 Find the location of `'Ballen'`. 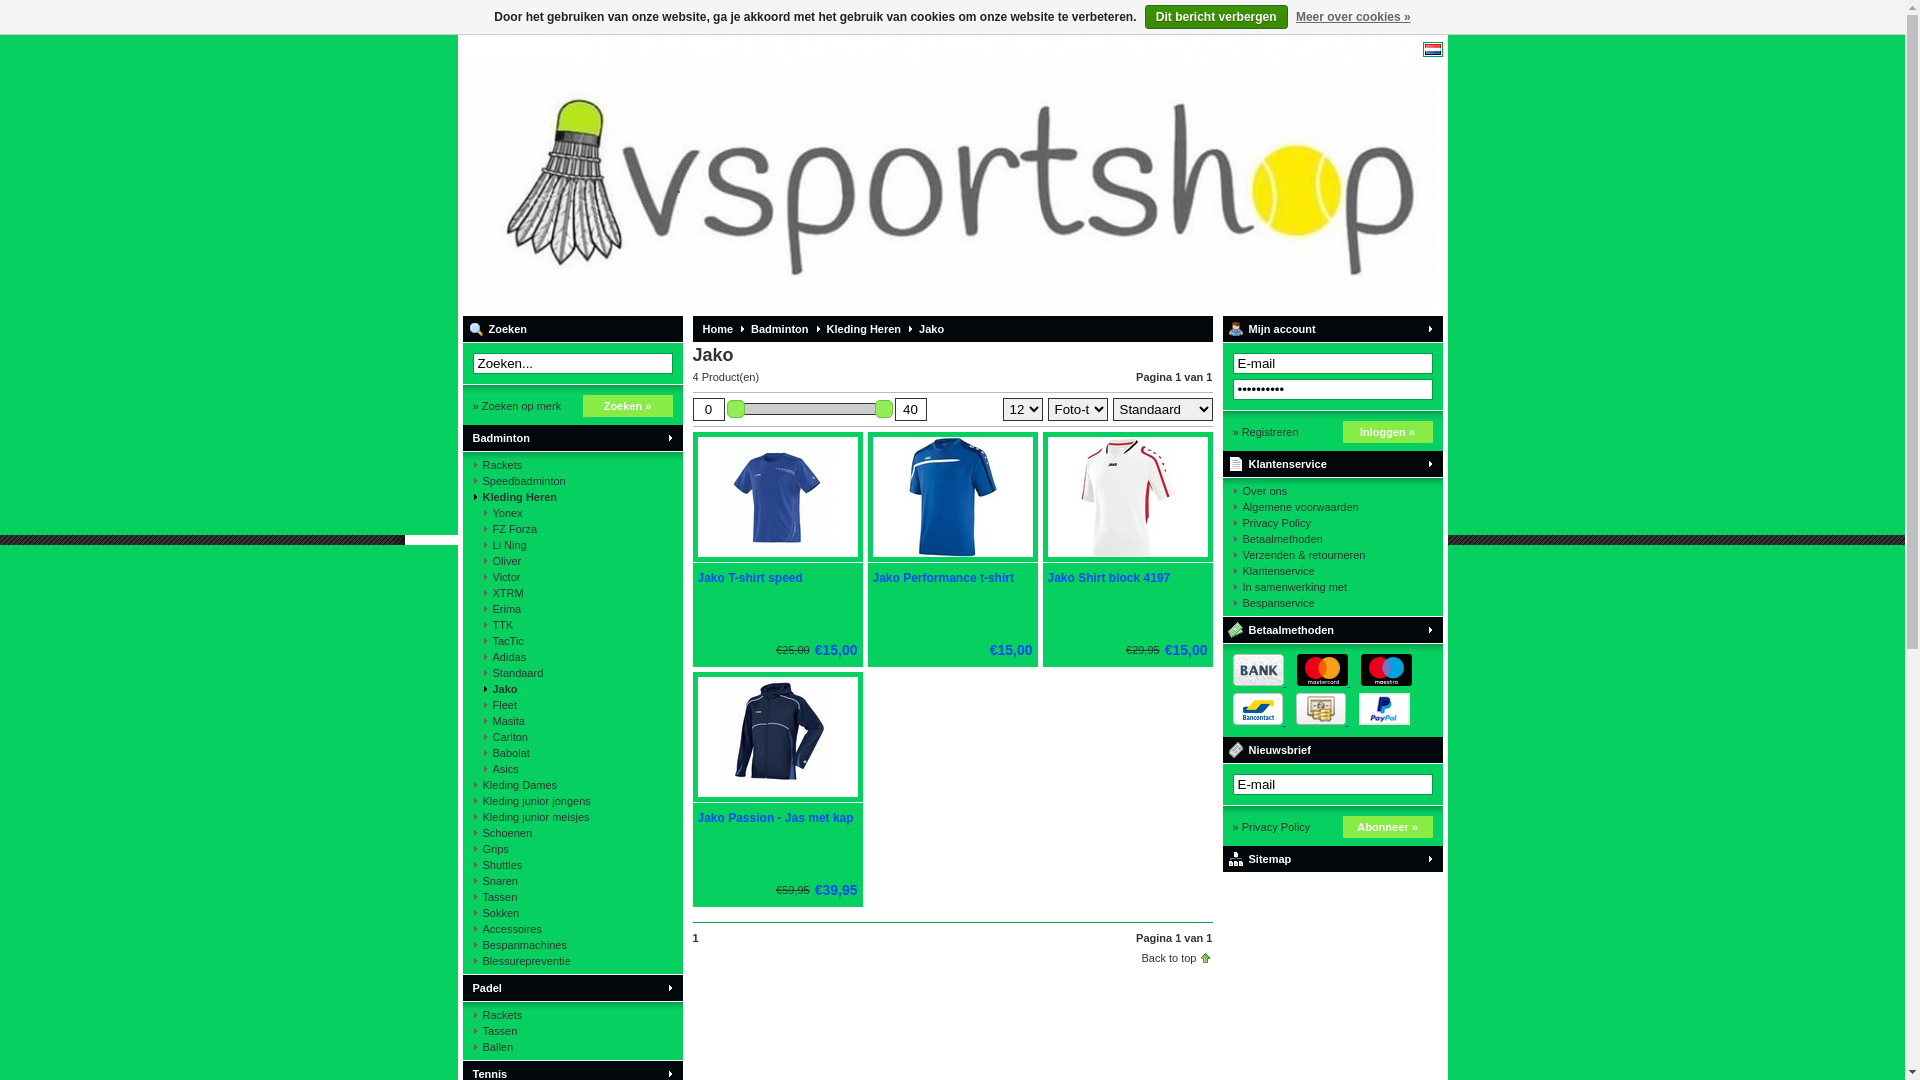

'Ballen' is located at coordinates (570, 1045).